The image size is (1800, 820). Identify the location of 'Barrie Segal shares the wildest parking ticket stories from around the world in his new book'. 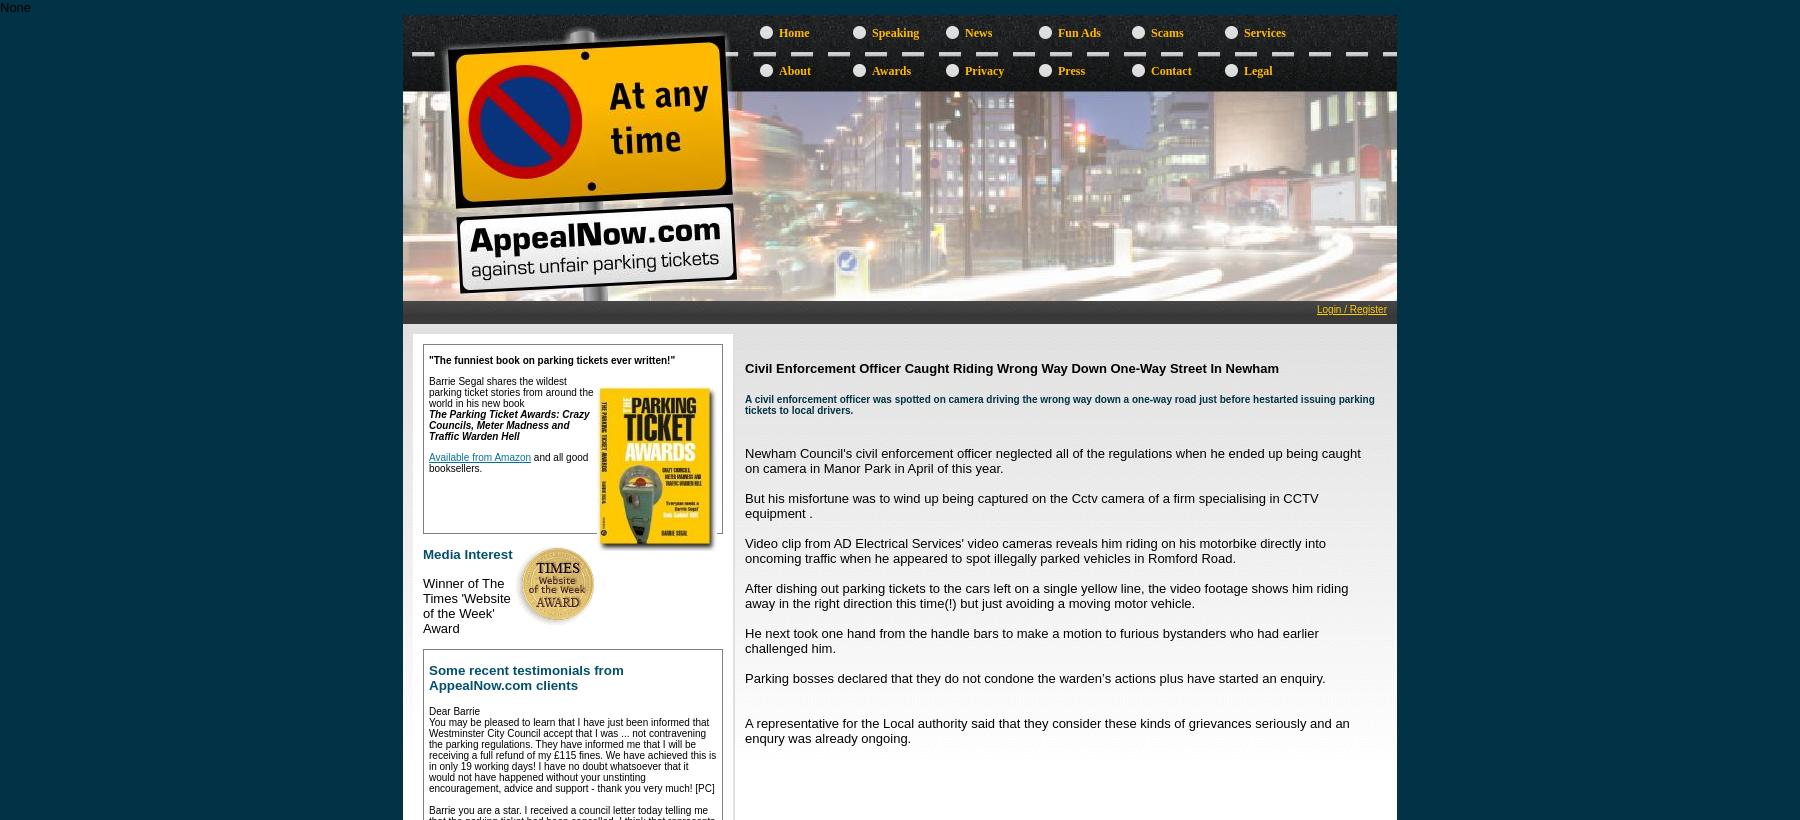
(428, 392).